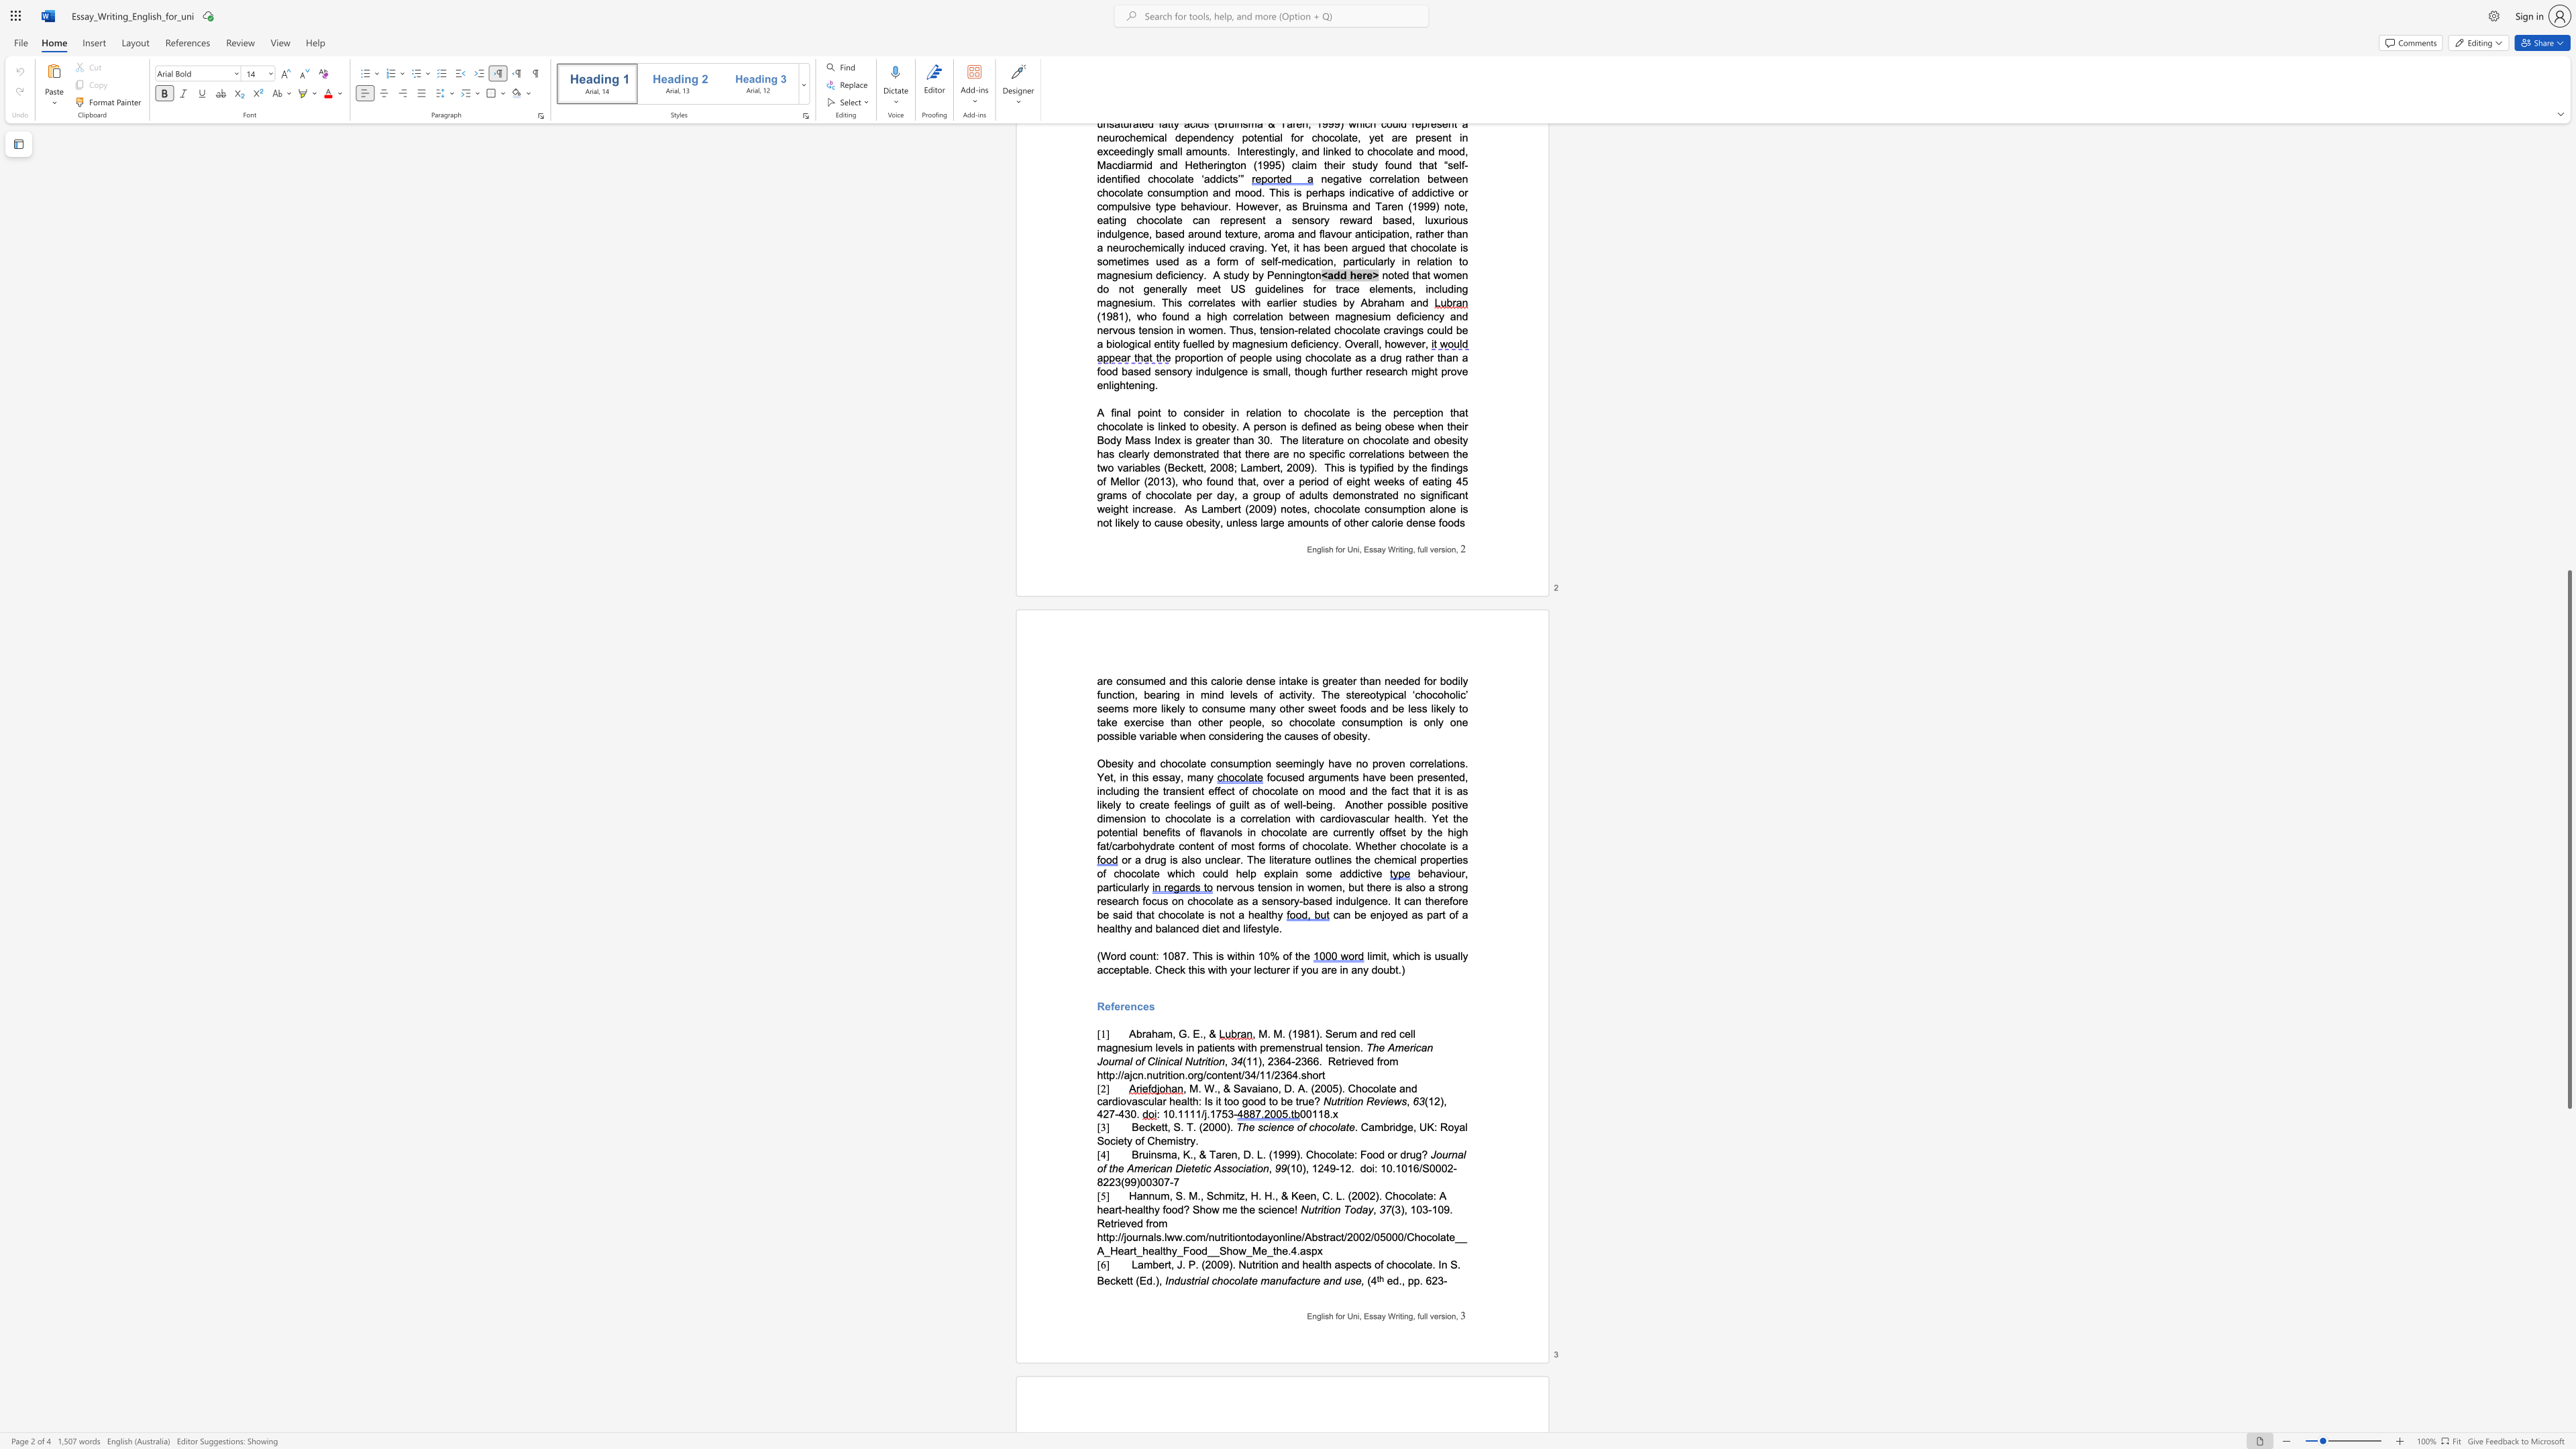  Describe the element at coordinates (2568, 381) in the screenshot. I see `the scrollbar on the side` at that location.